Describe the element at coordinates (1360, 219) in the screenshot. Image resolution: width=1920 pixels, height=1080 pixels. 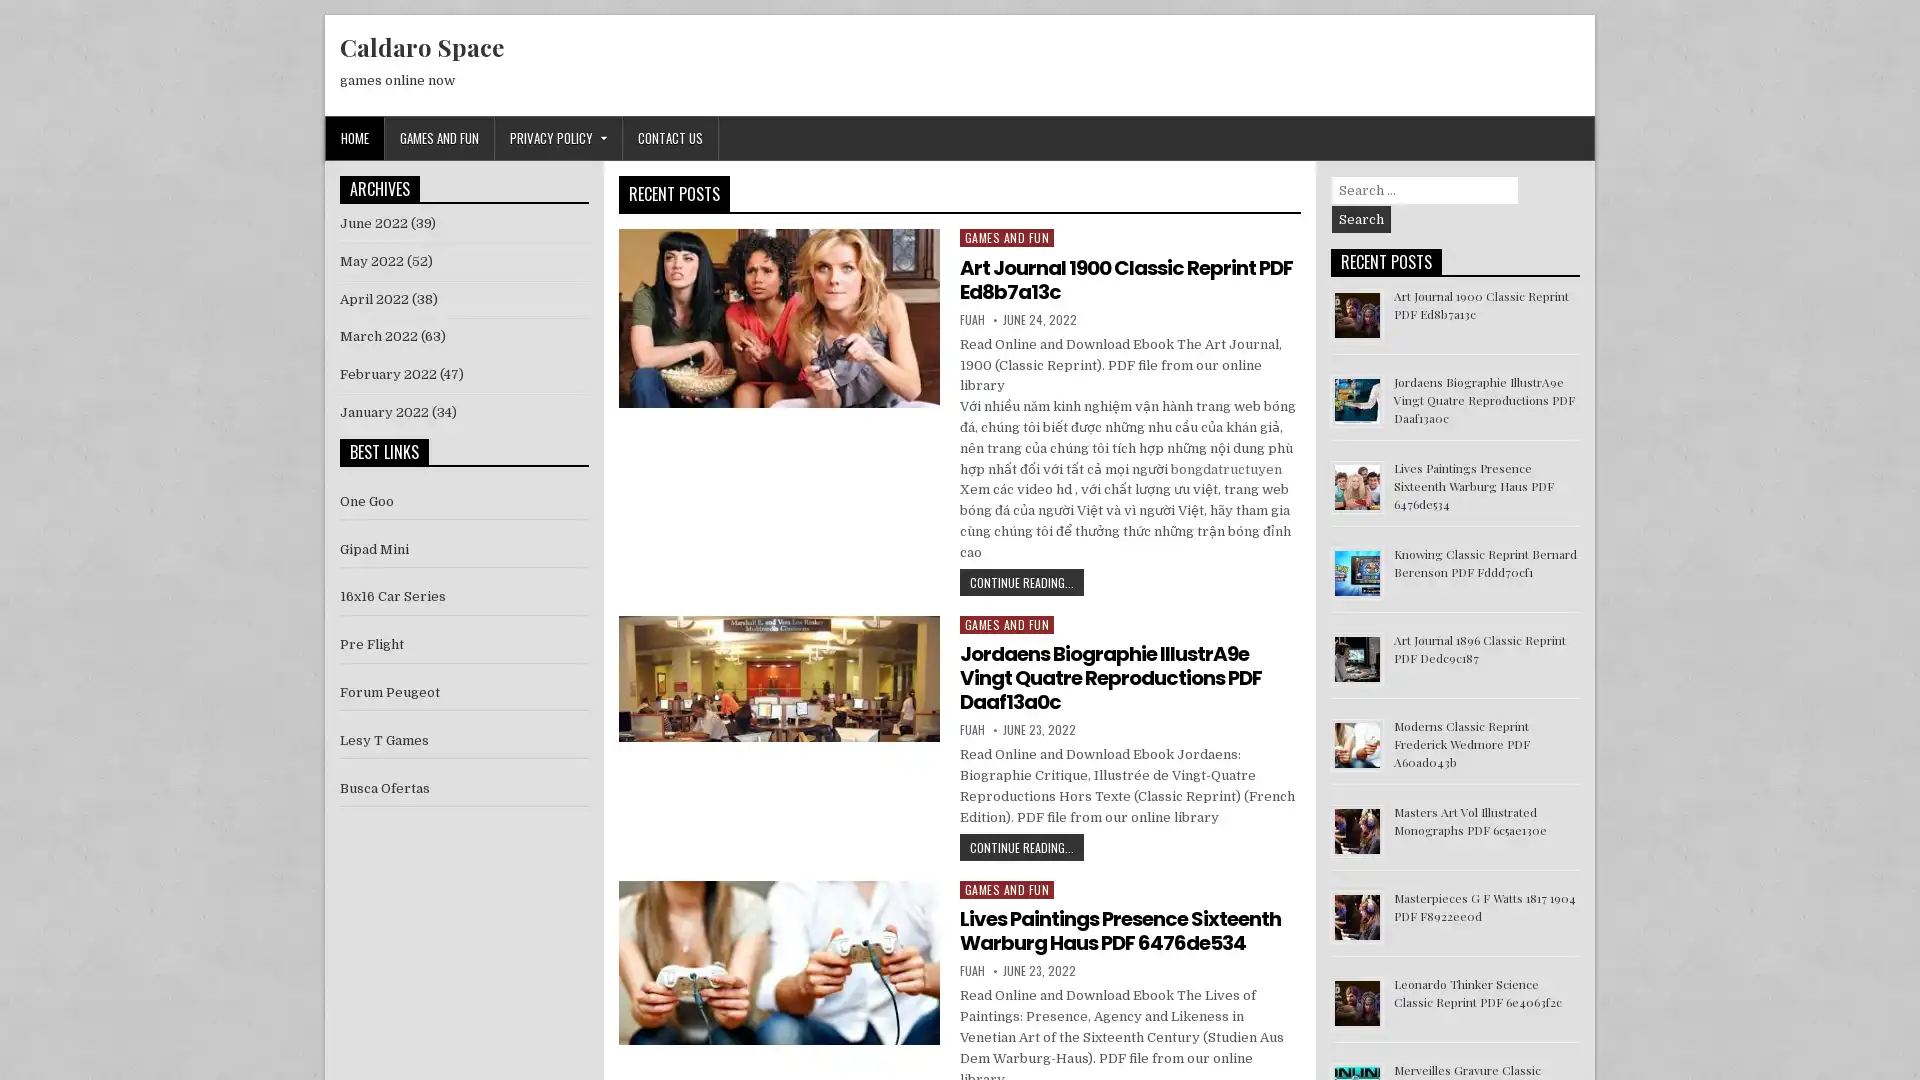
I see `Search` at that location.